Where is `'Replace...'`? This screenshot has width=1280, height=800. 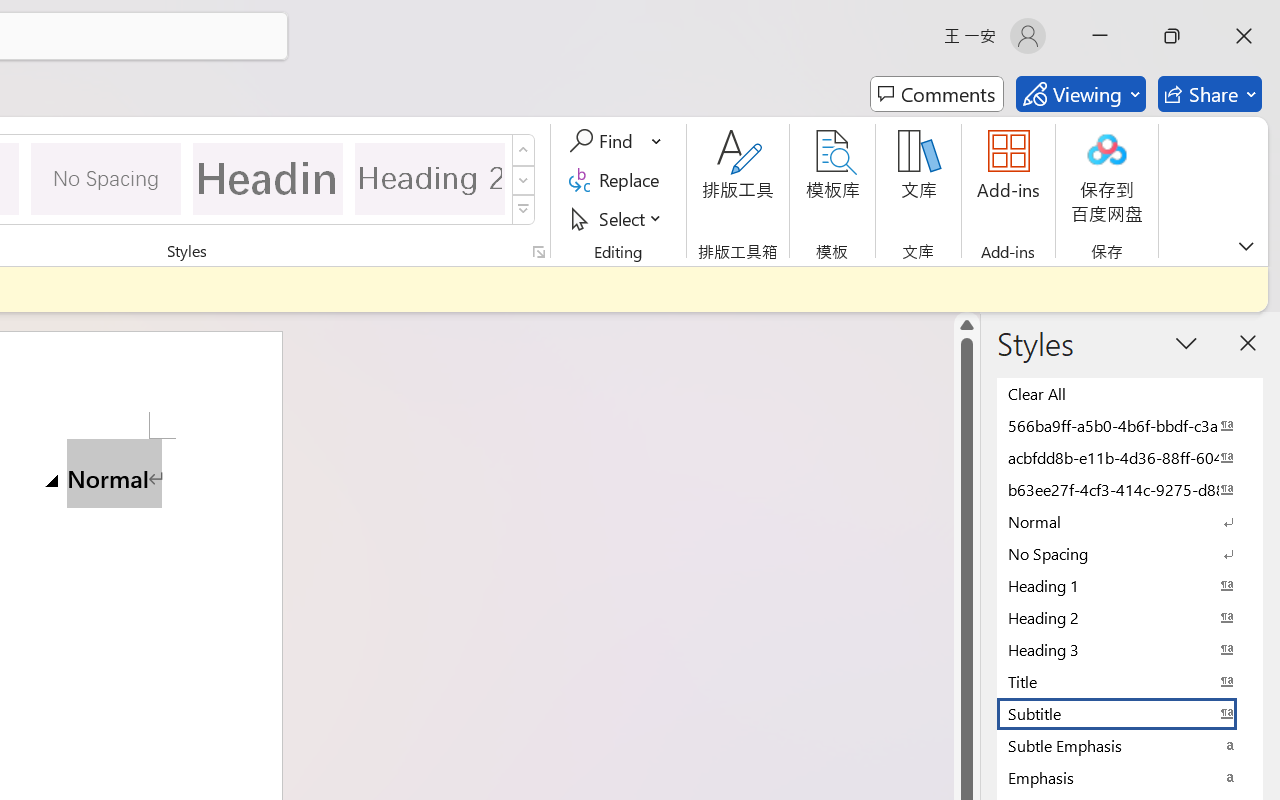
'Replace...' is located at coordinates (616, 179).